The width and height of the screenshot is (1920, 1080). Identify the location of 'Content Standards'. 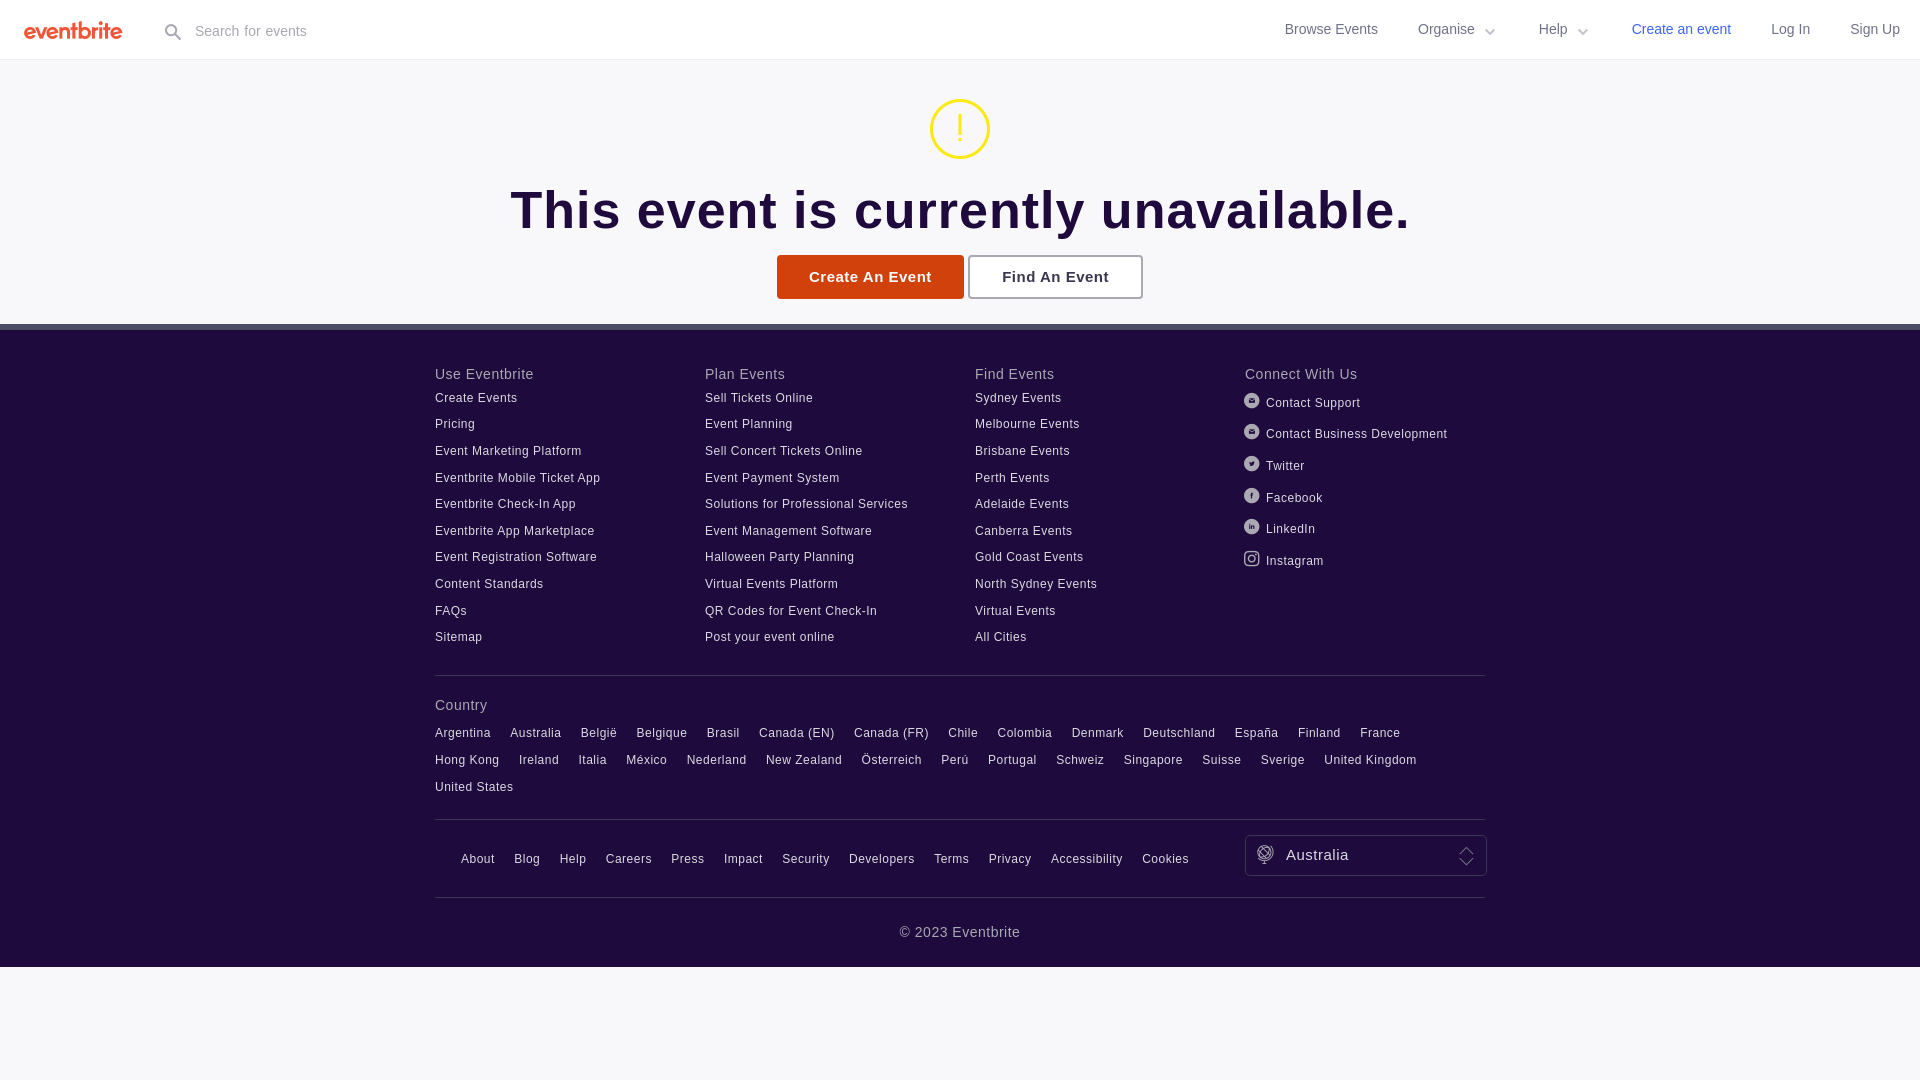
(489, 583).